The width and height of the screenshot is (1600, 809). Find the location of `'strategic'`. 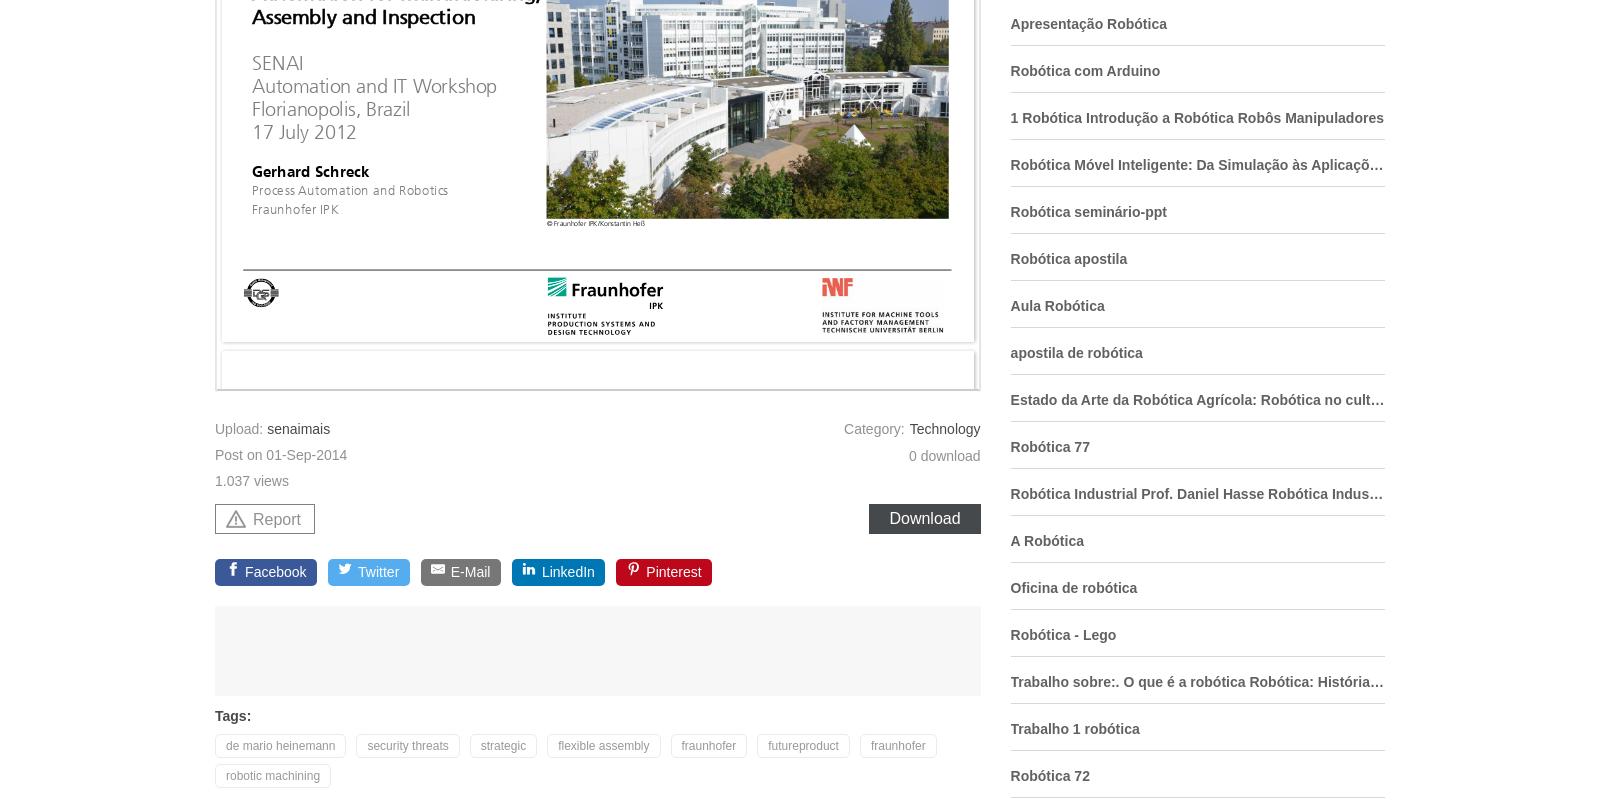

'strategic' is located at coordinates (502, 744).